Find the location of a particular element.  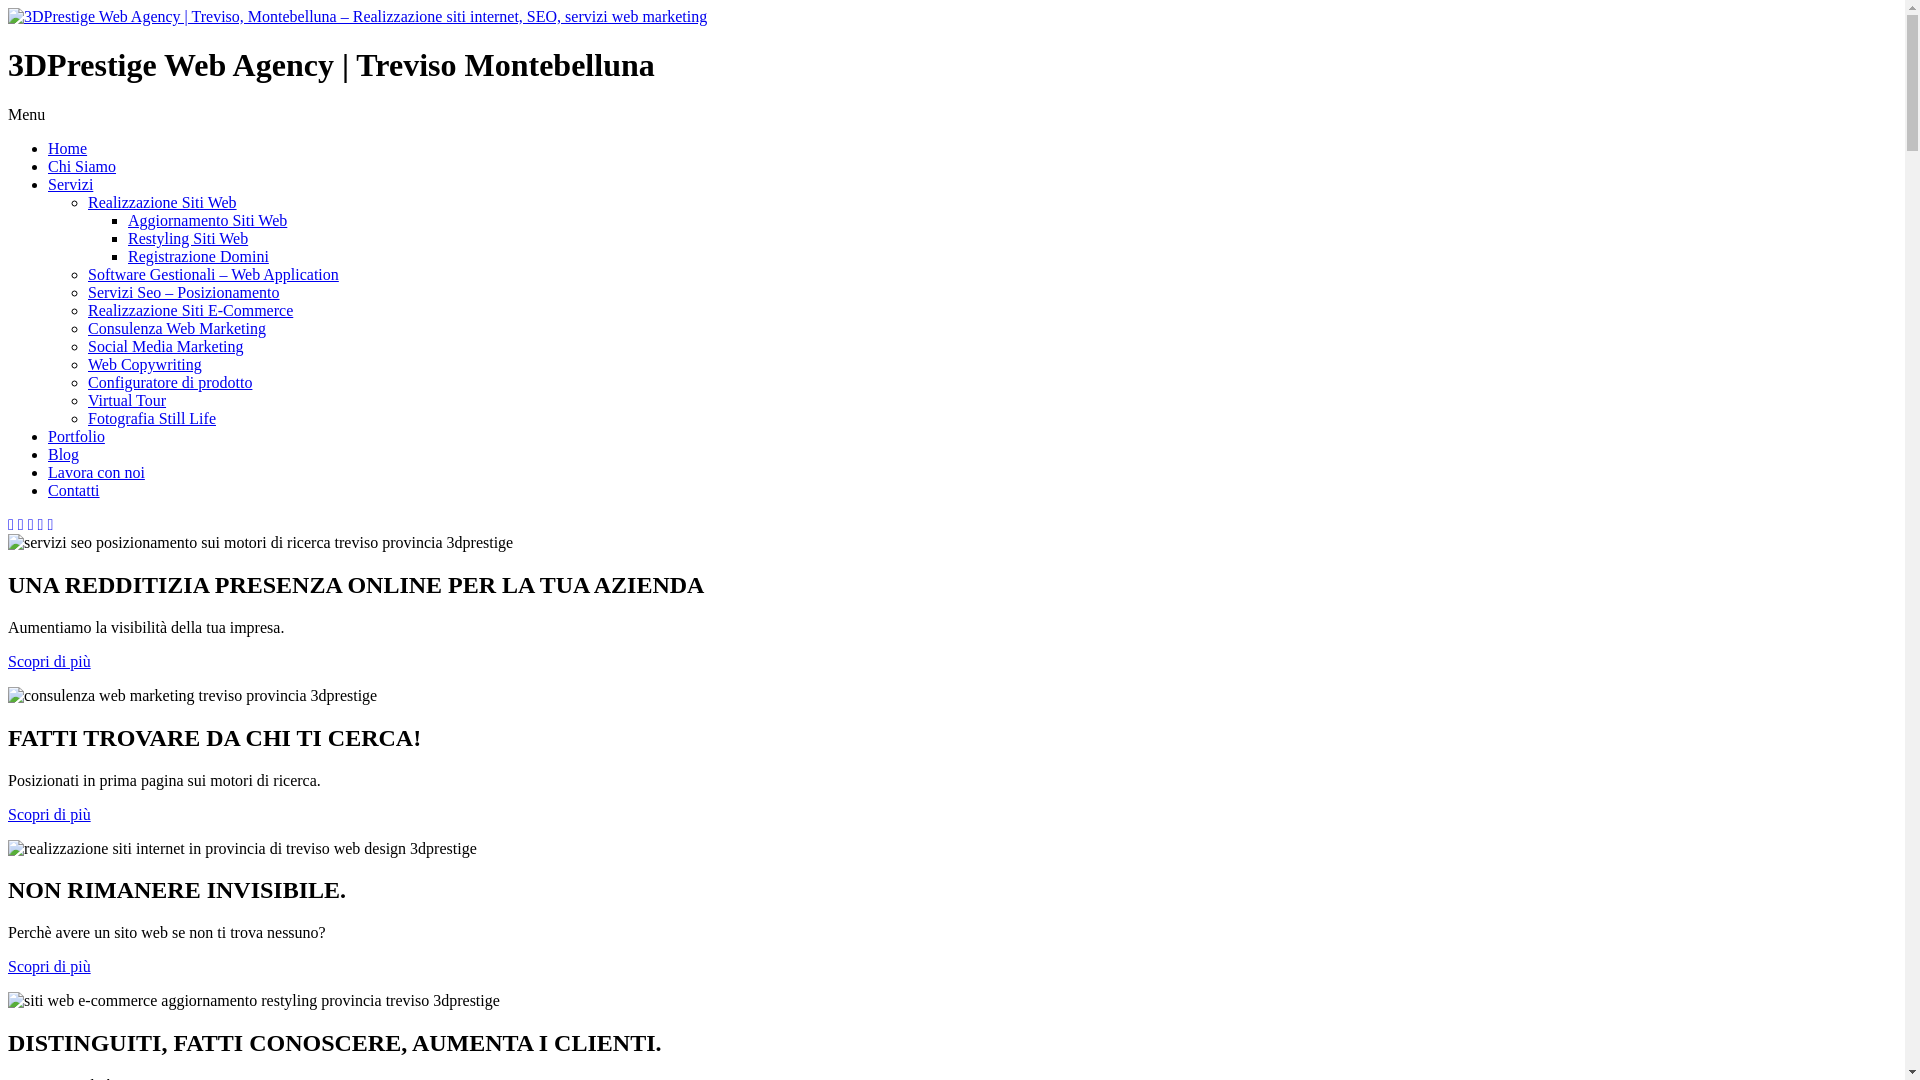

'Consulenza Web Marketing' is located at coordinates (86, 327).